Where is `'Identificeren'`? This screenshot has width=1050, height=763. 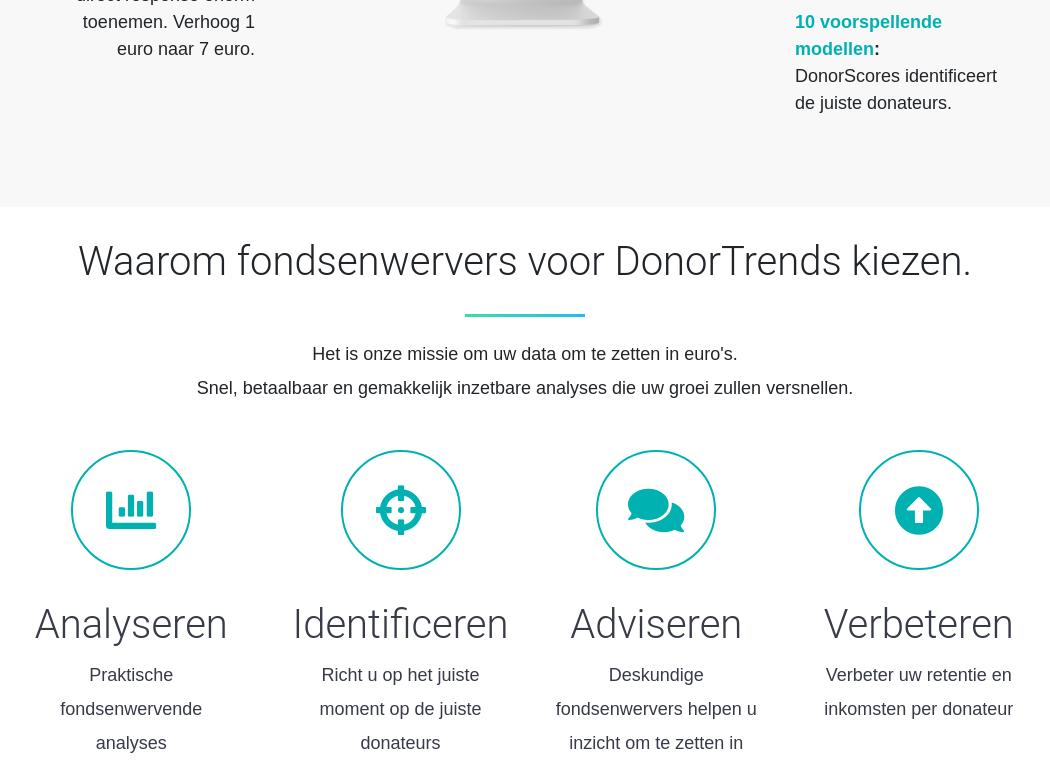 'Identificeren' is located at coordinates (400, 624).